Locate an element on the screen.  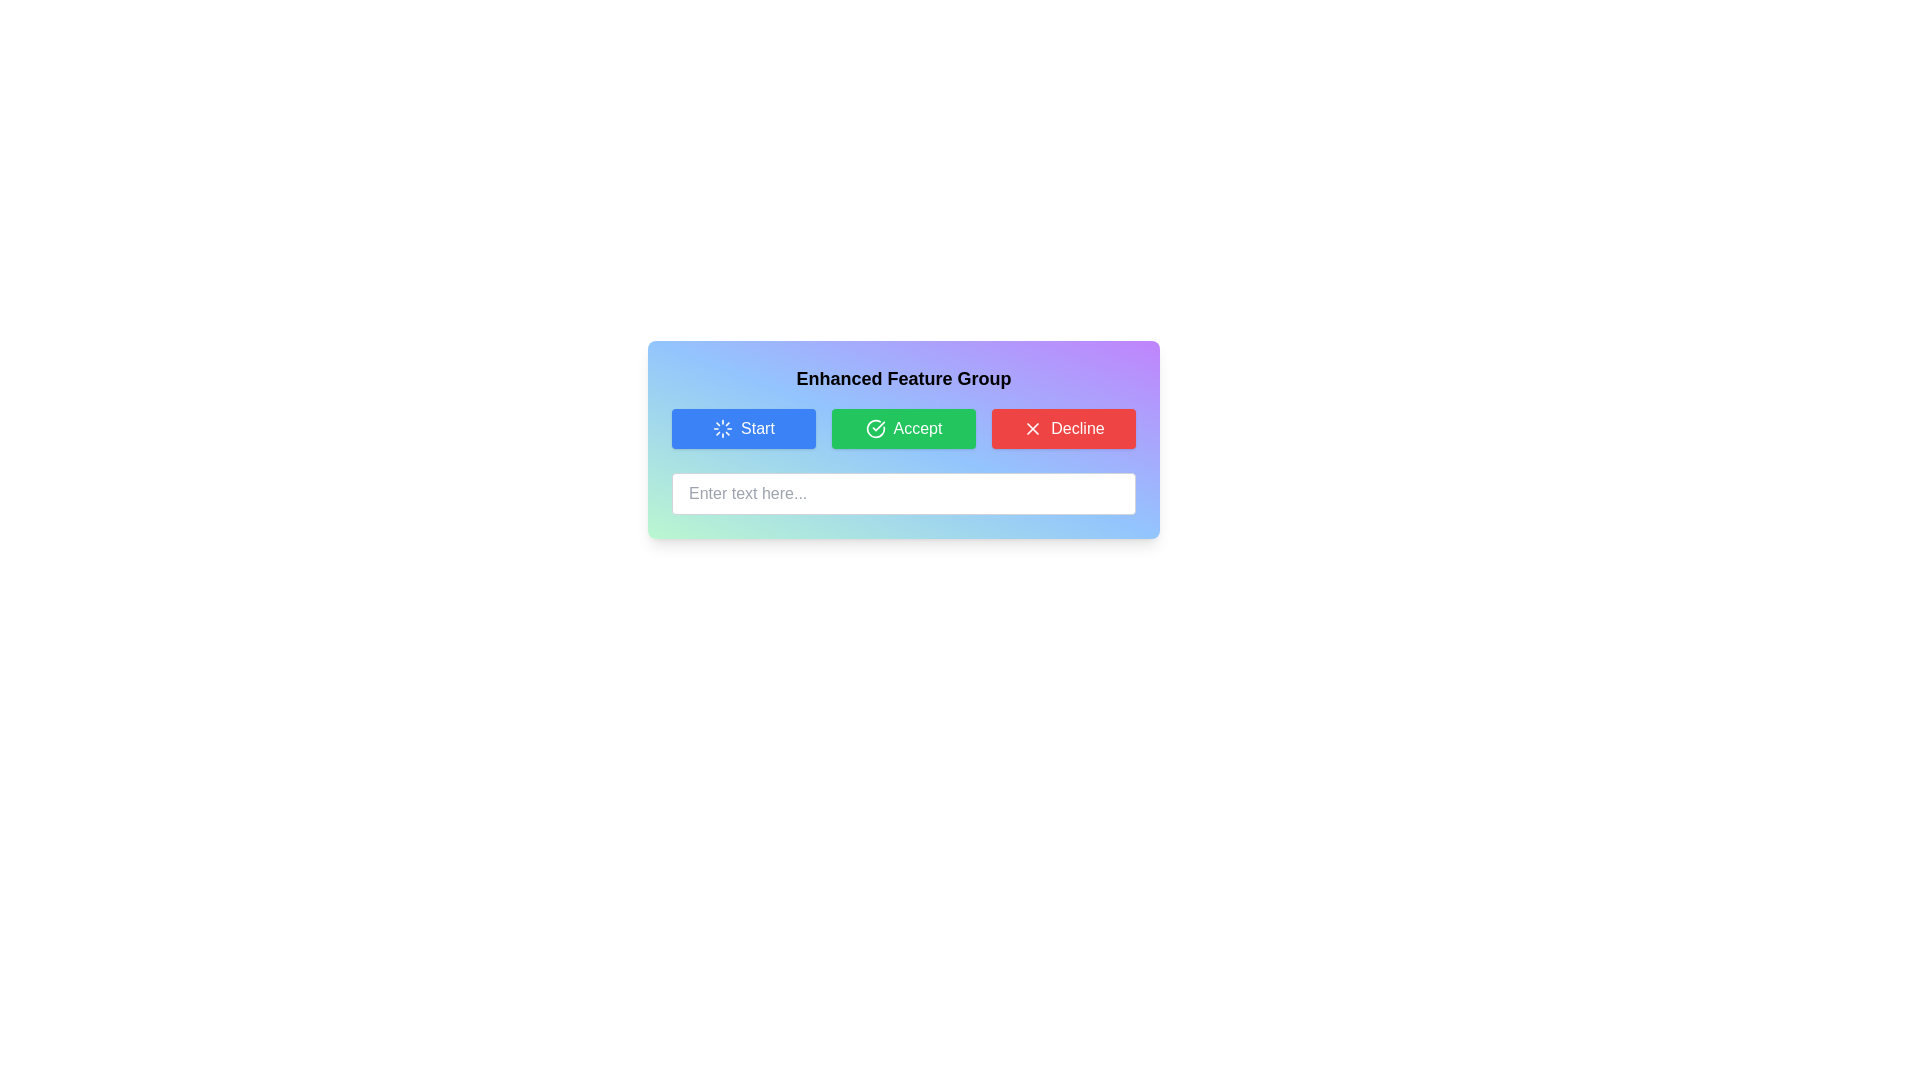
the green 'Accept' button located in the middle of three buttons is located at coordinates (902, 427).